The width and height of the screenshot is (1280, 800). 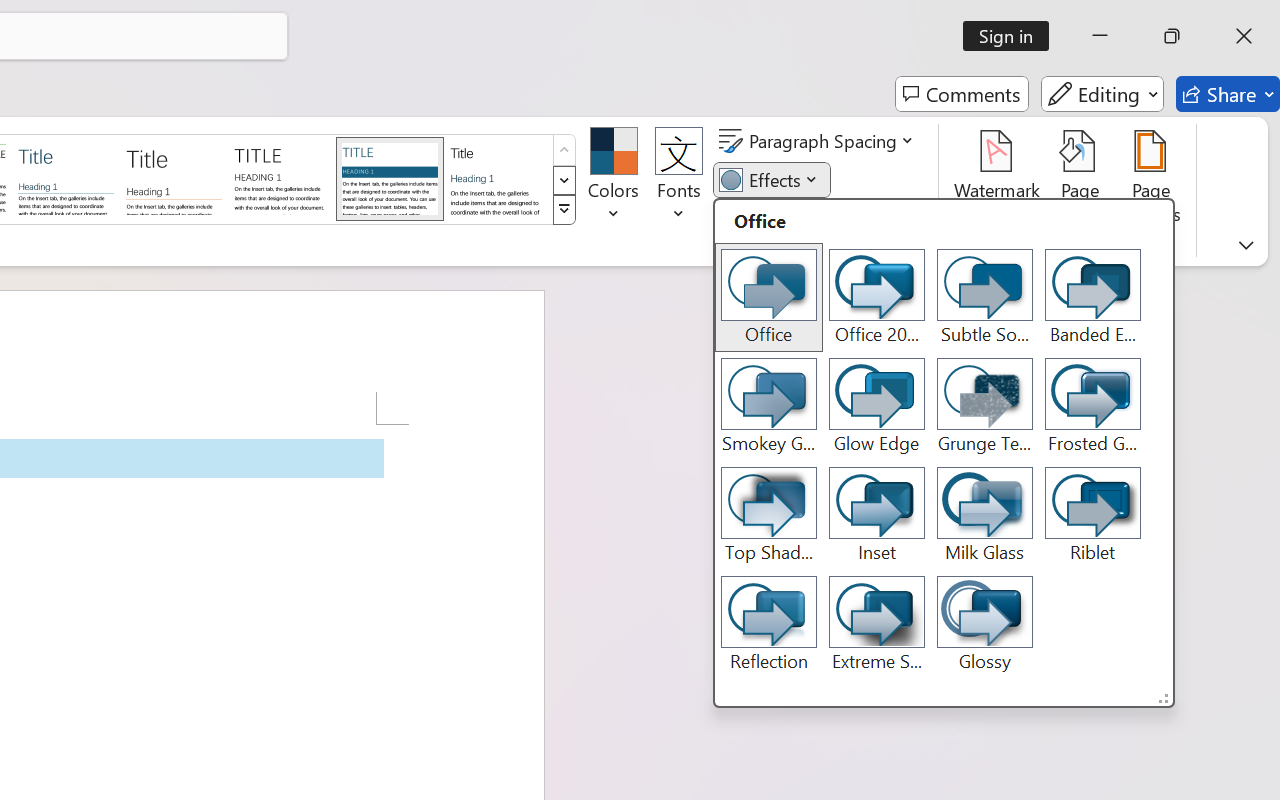 What do you see at coordinates (1101, 94) in the screenshot?
I see `'Editing'` at bounding box center [1101, 94].